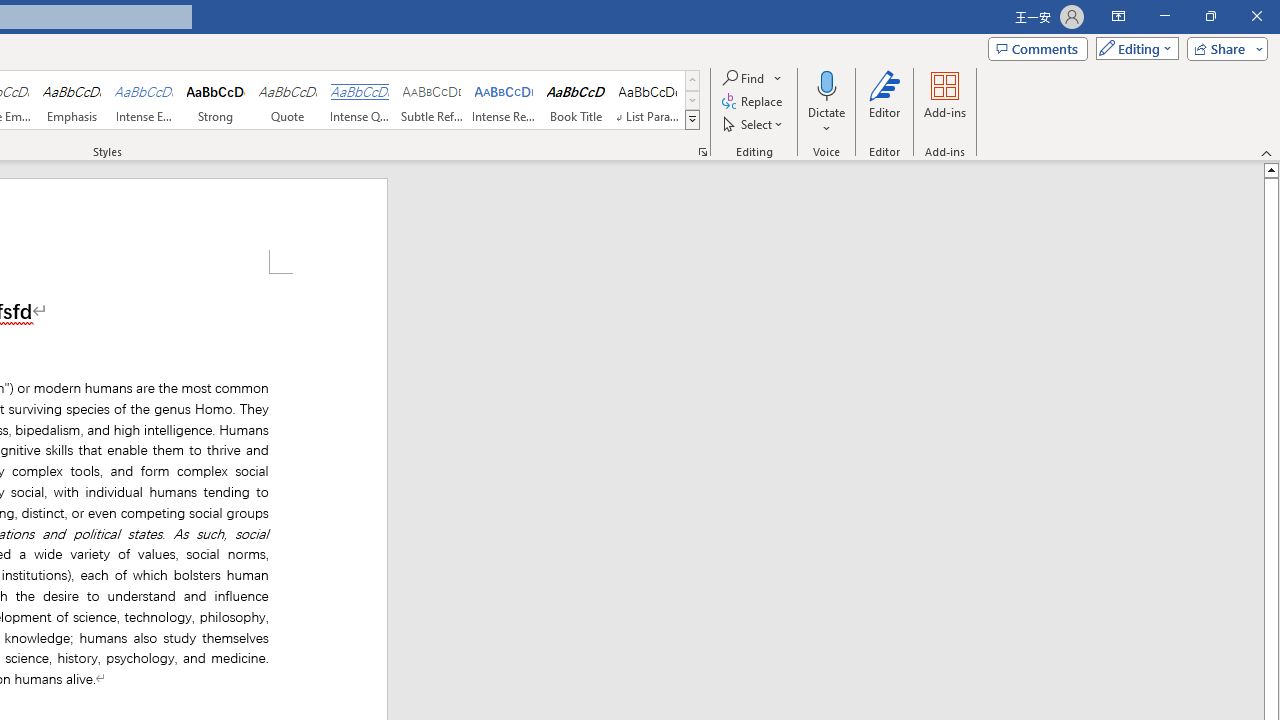 This screenshot has height=720, width=1280. I want to click on 'Quote', so click(287, 100).